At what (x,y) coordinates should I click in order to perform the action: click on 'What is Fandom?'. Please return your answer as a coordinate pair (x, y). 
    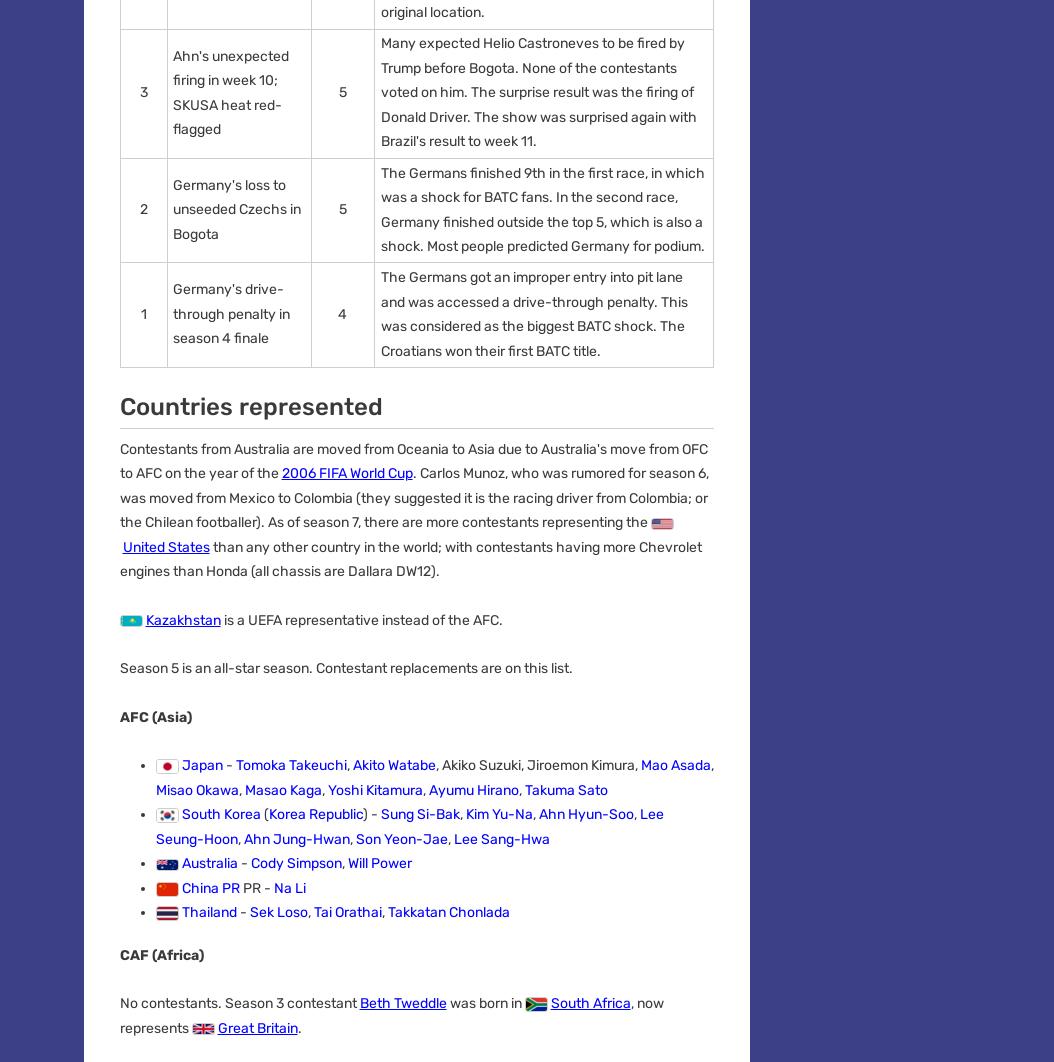
    Looking at the image, I should click on (137, 559).